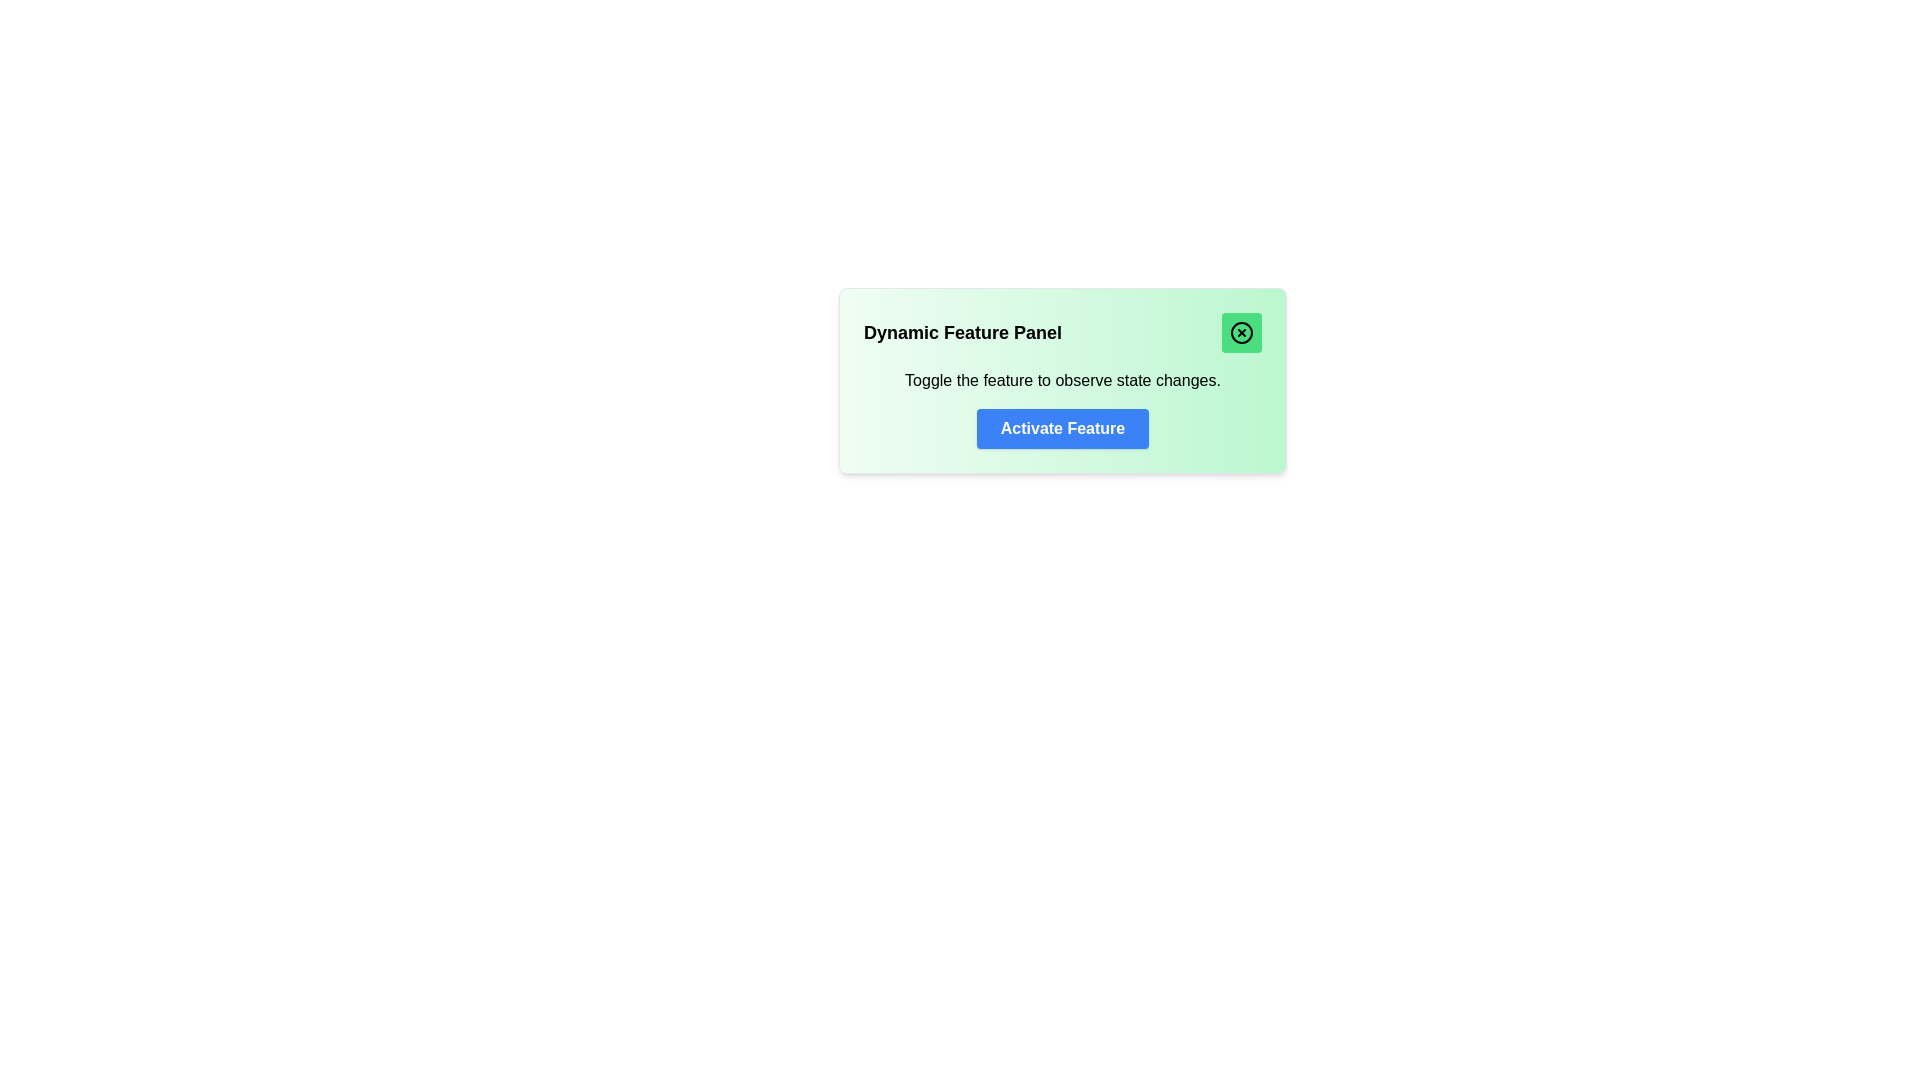 Image resolution: width=1920 pixels, height=1080 pixels. I want to click on the icon-style button located in the upper-right portion of the green rounded rectangular box, so click(1241, 331).